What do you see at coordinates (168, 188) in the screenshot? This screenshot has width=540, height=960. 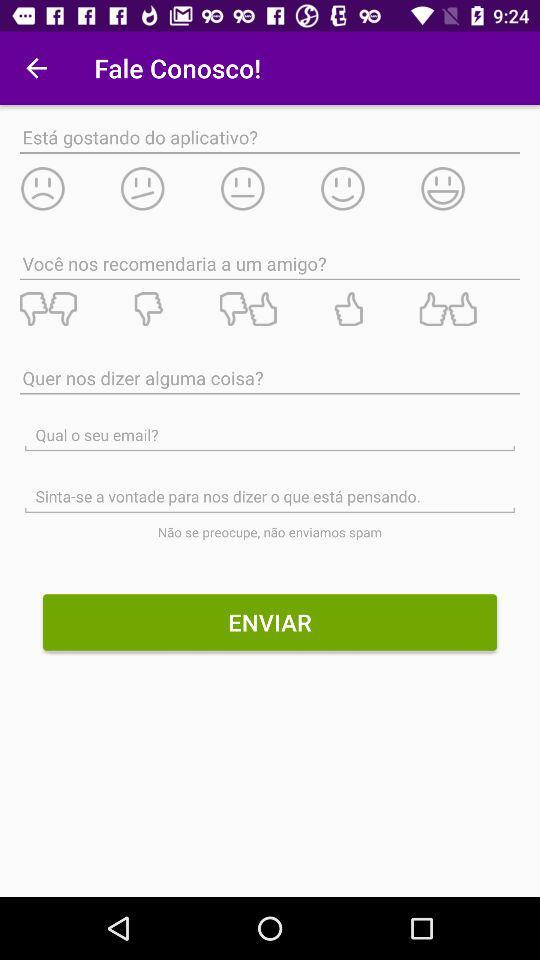 I see `feel` at bounding box center [168, 188].